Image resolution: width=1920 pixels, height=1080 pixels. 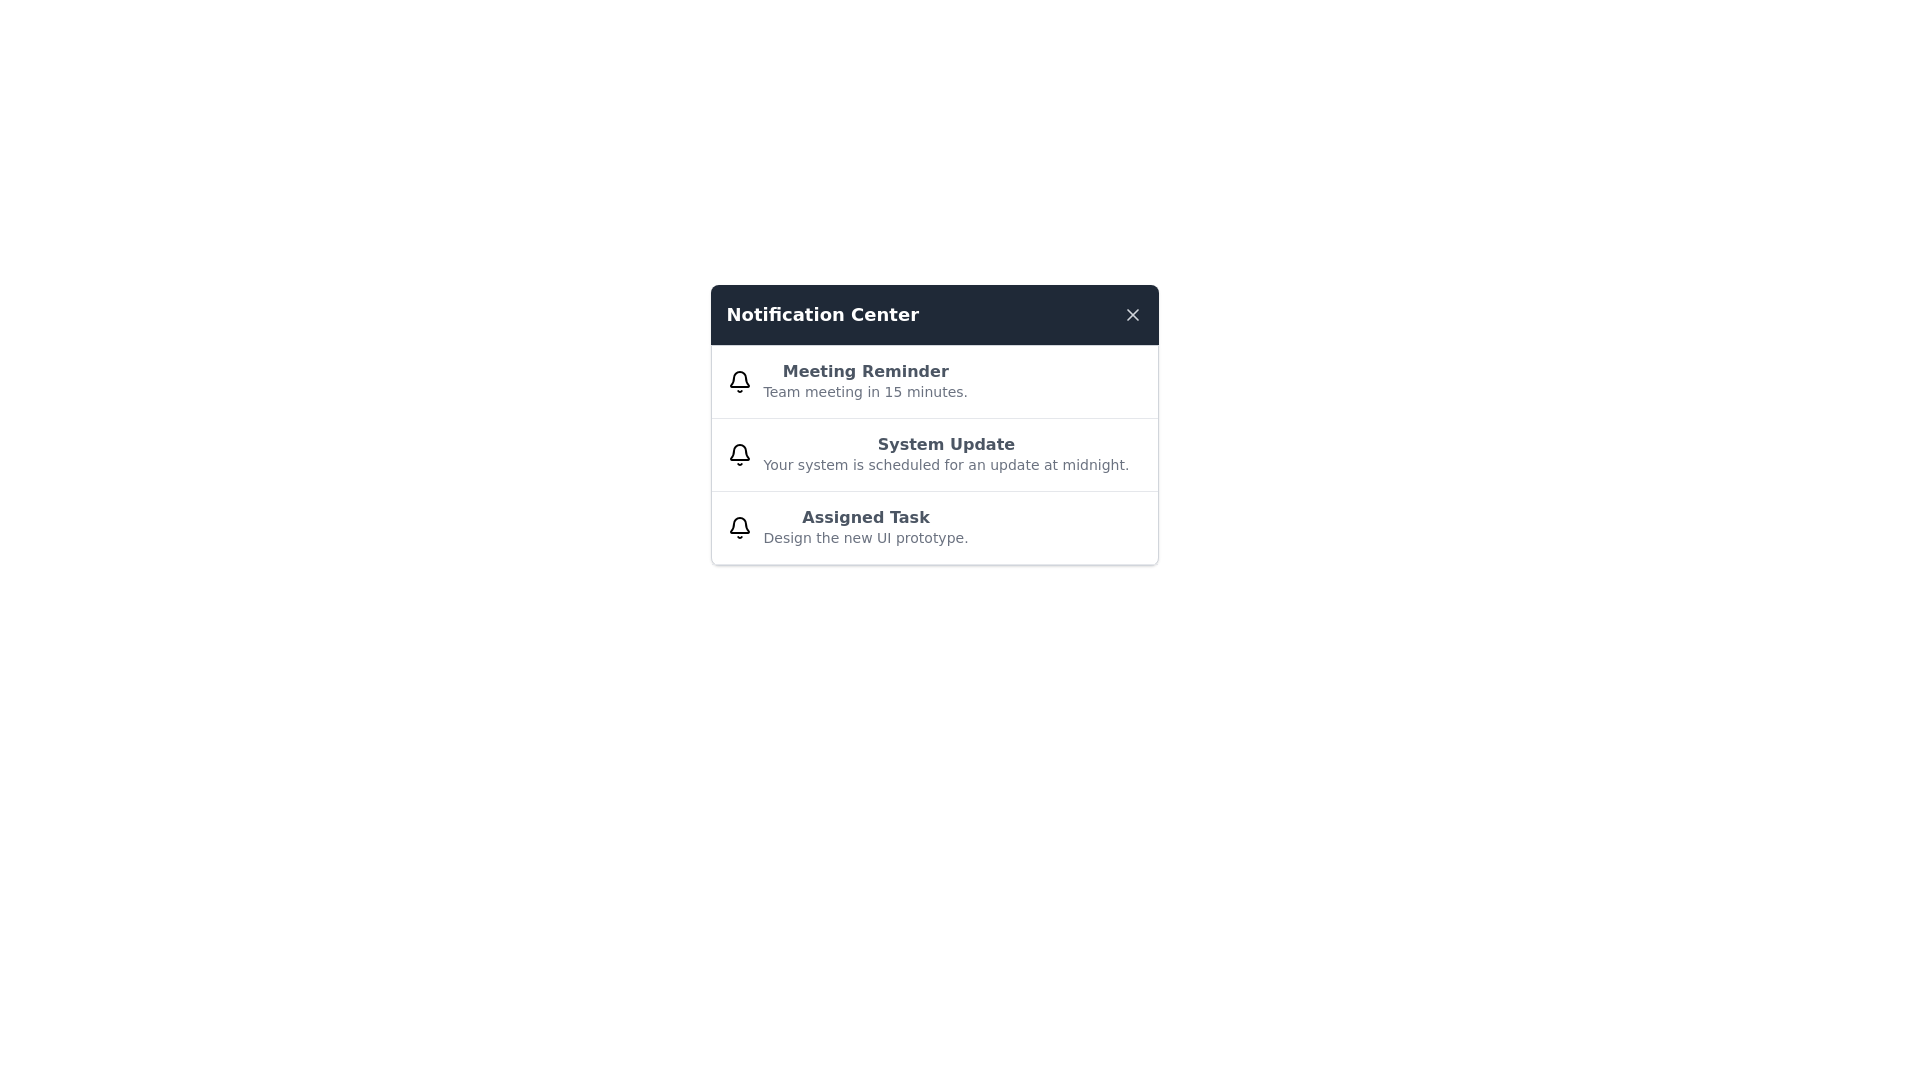 What do you see at coordinates (933, 527) in the screenshot?
I see `the third notification item in the 'Notification Center' panel` at bounding box center [933, 527].